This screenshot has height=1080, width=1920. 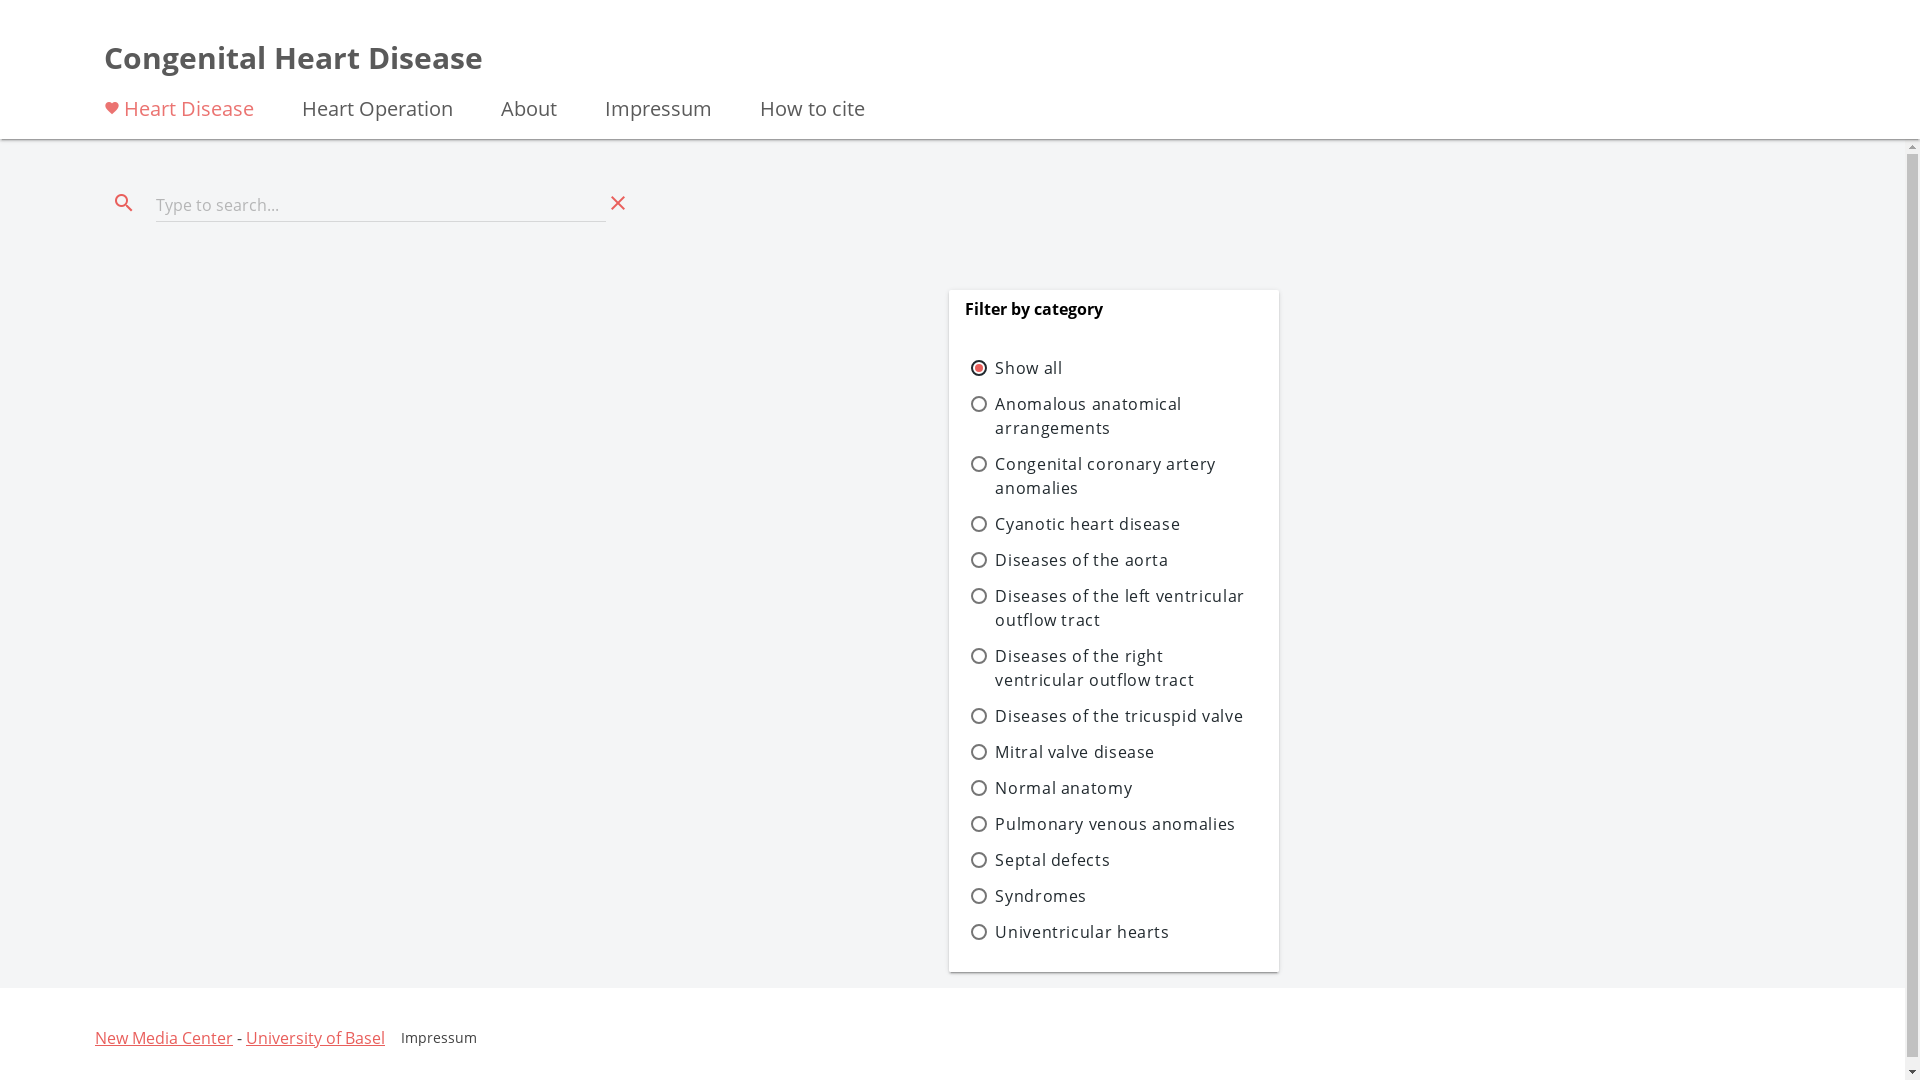 What do you see at coordinates (178, 107) in the screenshot?
I see `'Heart Disease'` at bounding box center [178, 107].